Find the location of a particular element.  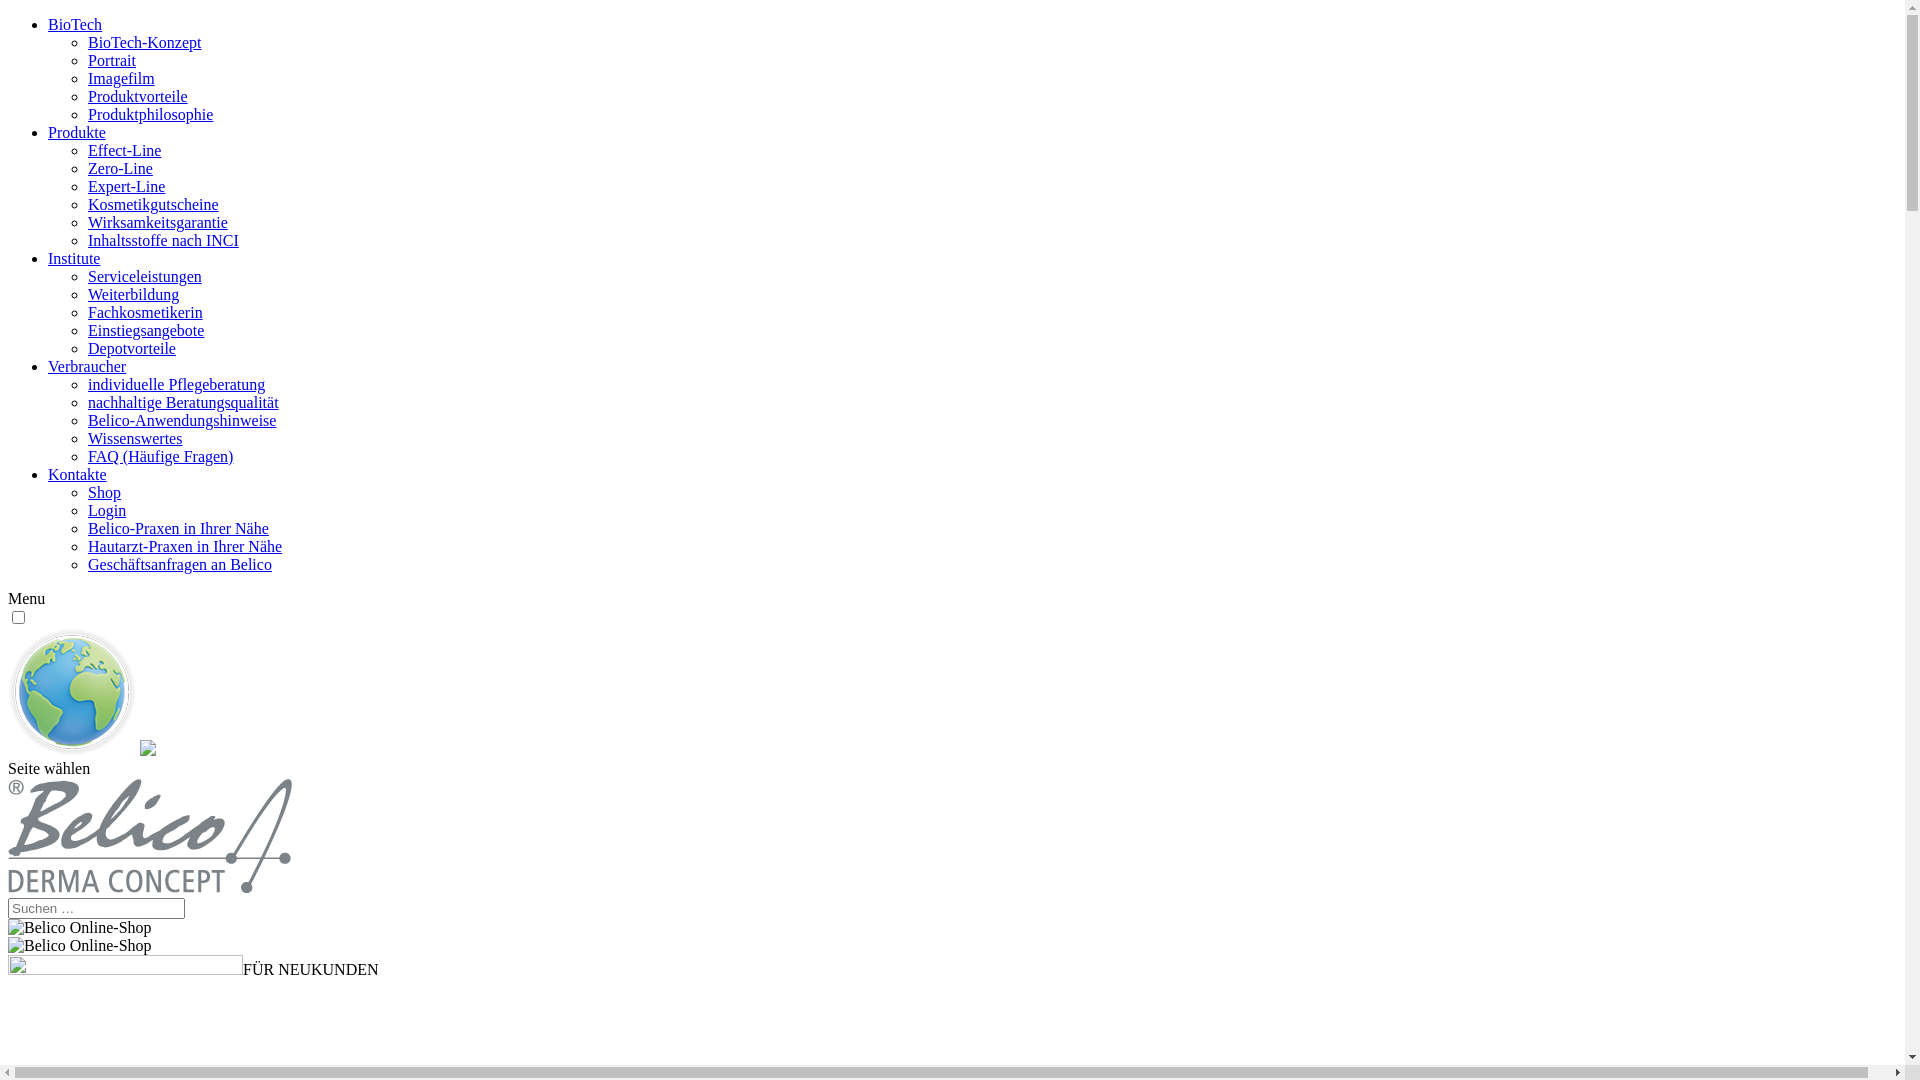

'Expert-Line' is located at coordinates (125, 186).